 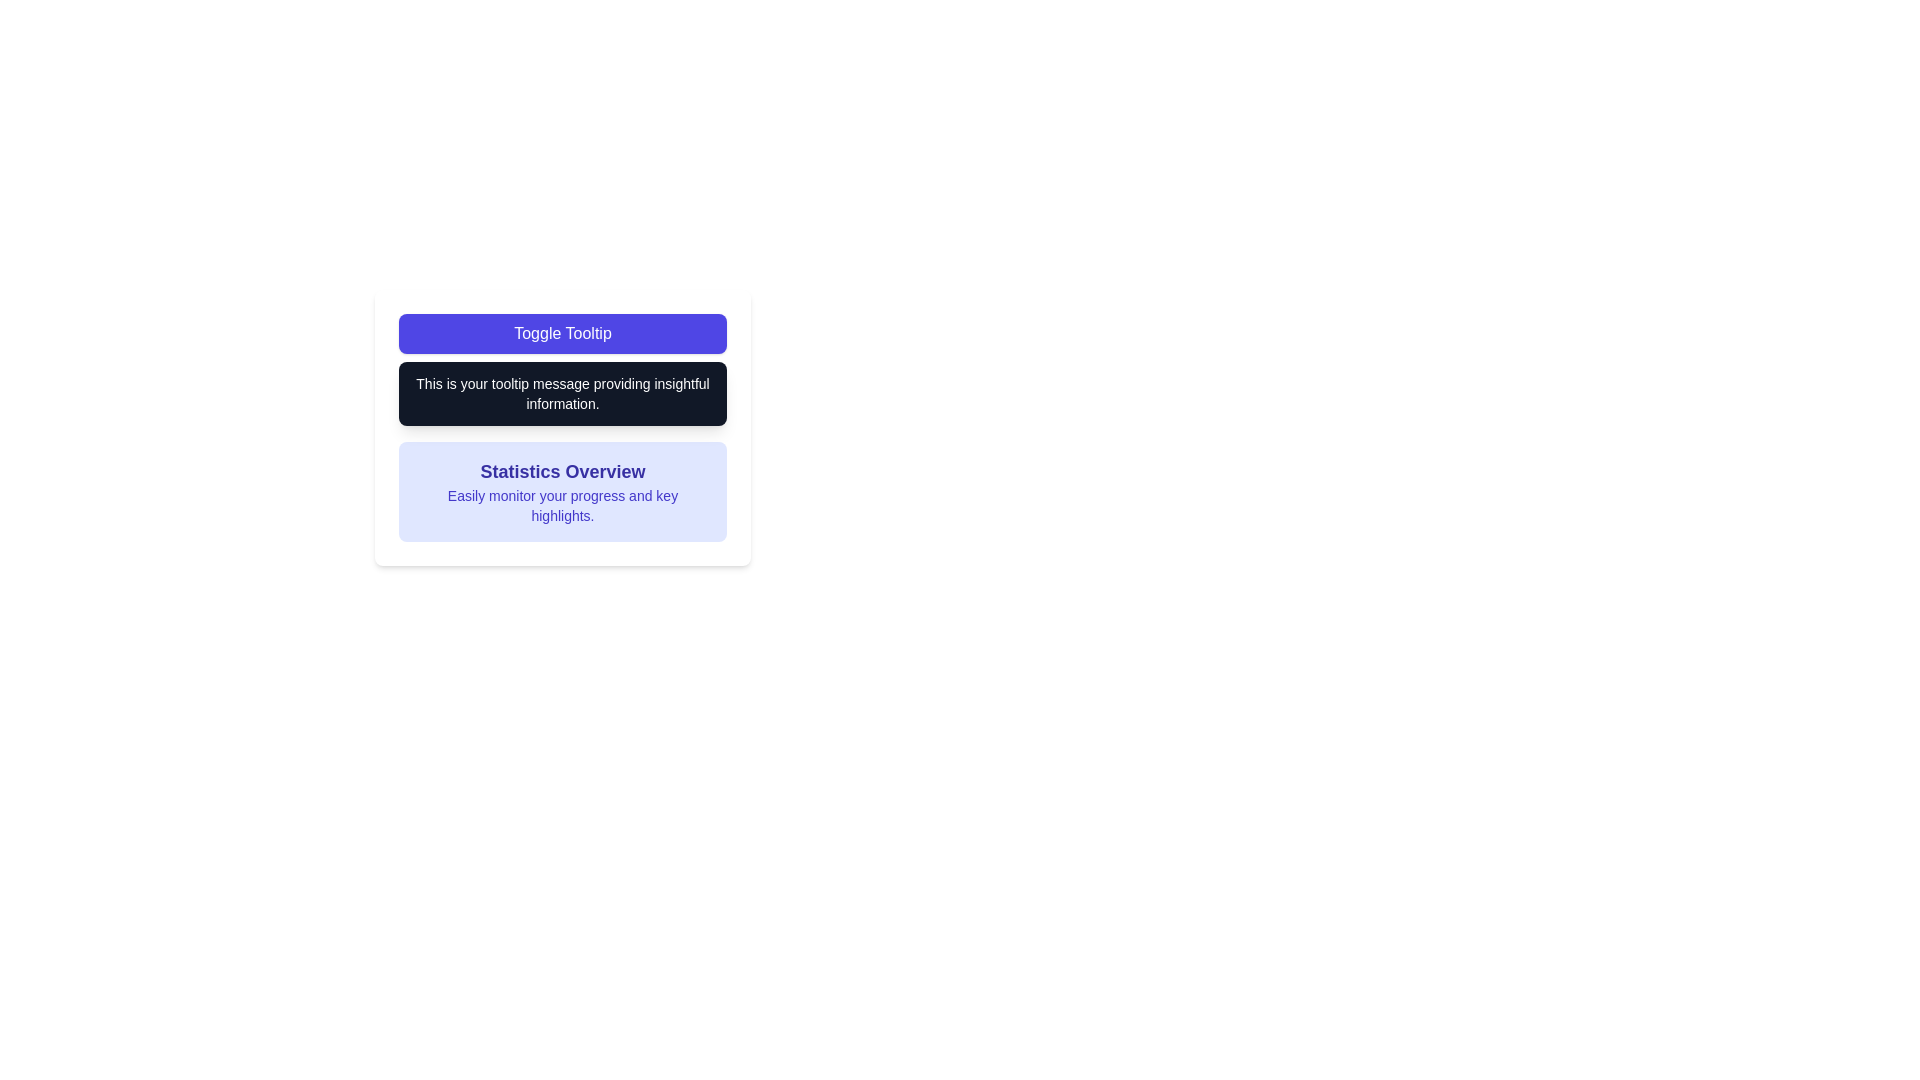 I want to click on the tooltip with a dark gray background and white text that provides insightful information, positioned below the 'Toggle Tooltip' button, so click(x=561, y=393).